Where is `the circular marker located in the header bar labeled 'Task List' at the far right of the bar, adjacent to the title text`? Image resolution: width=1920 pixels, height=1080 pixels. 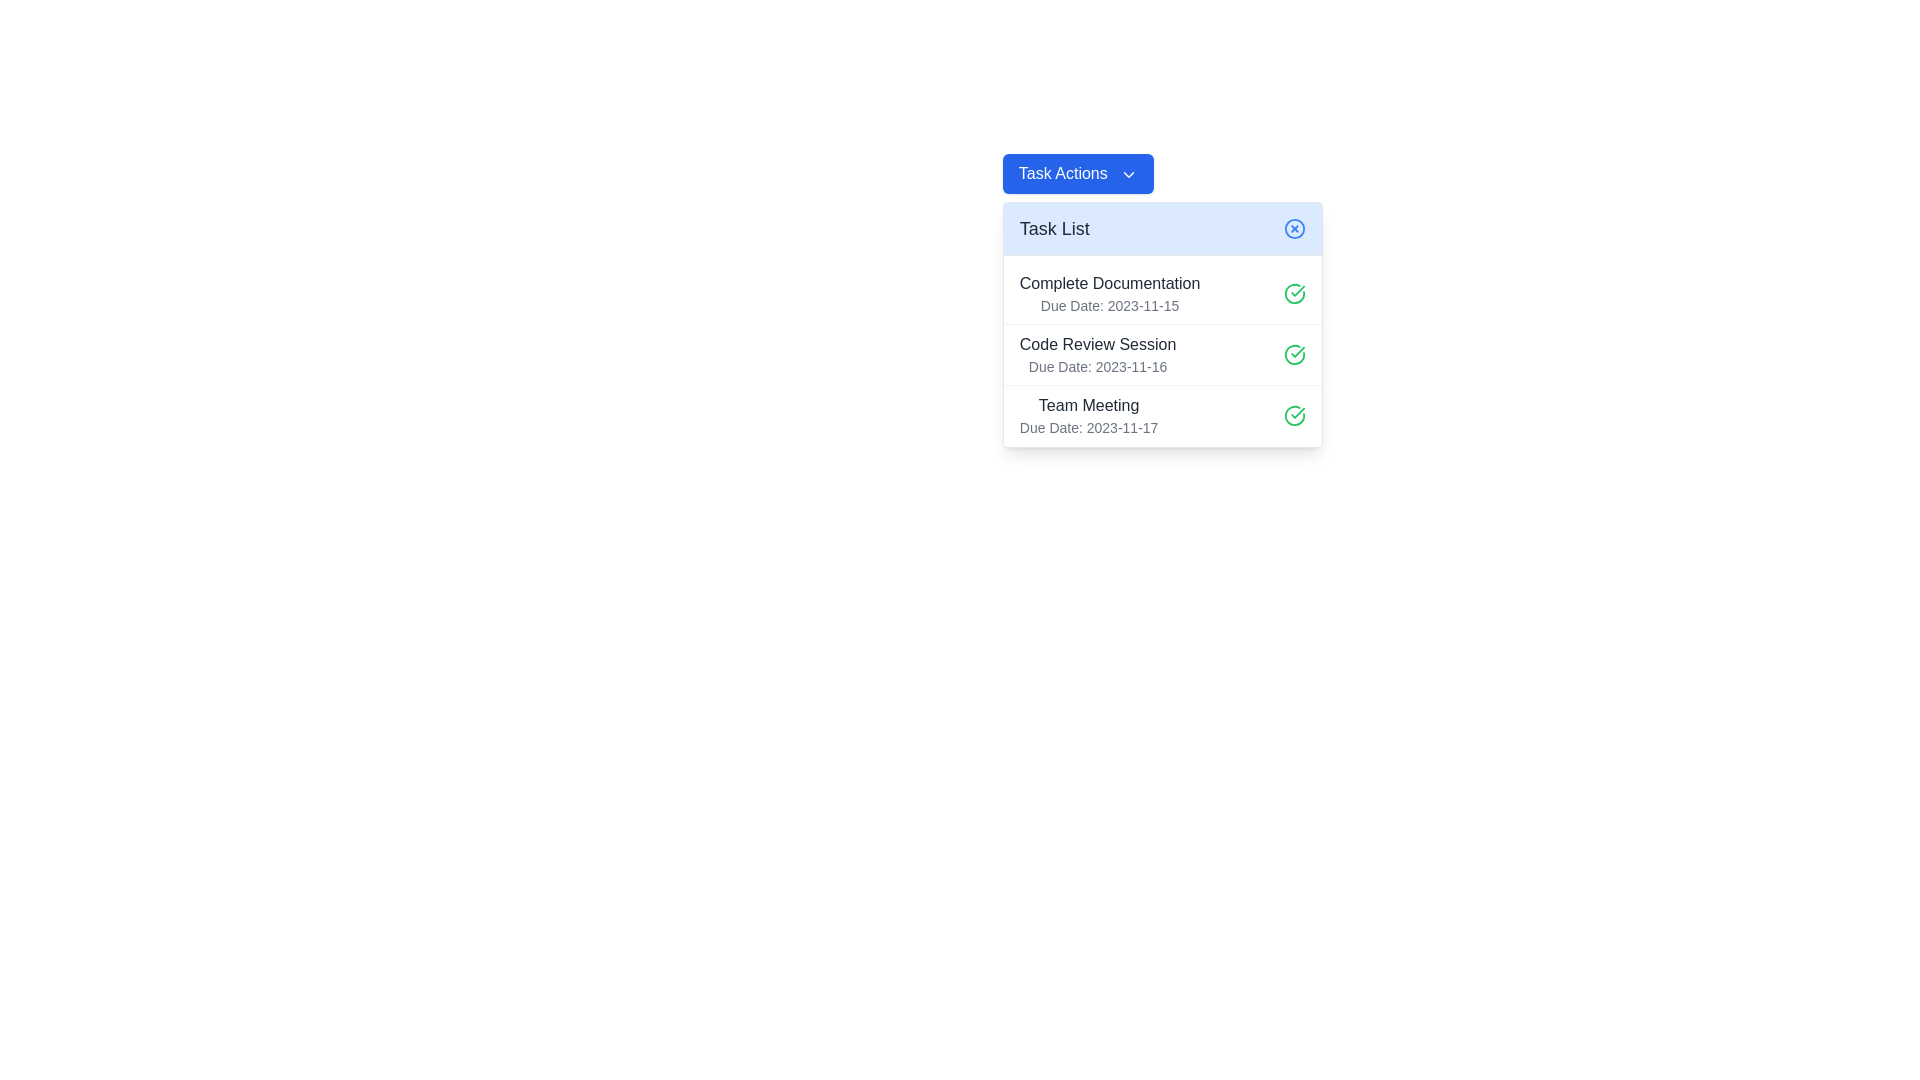 the circular marker located in the header bar labeled 'Task List' at the far right of the bar, adjacent to the title text is located at coordinates (1294, 227).